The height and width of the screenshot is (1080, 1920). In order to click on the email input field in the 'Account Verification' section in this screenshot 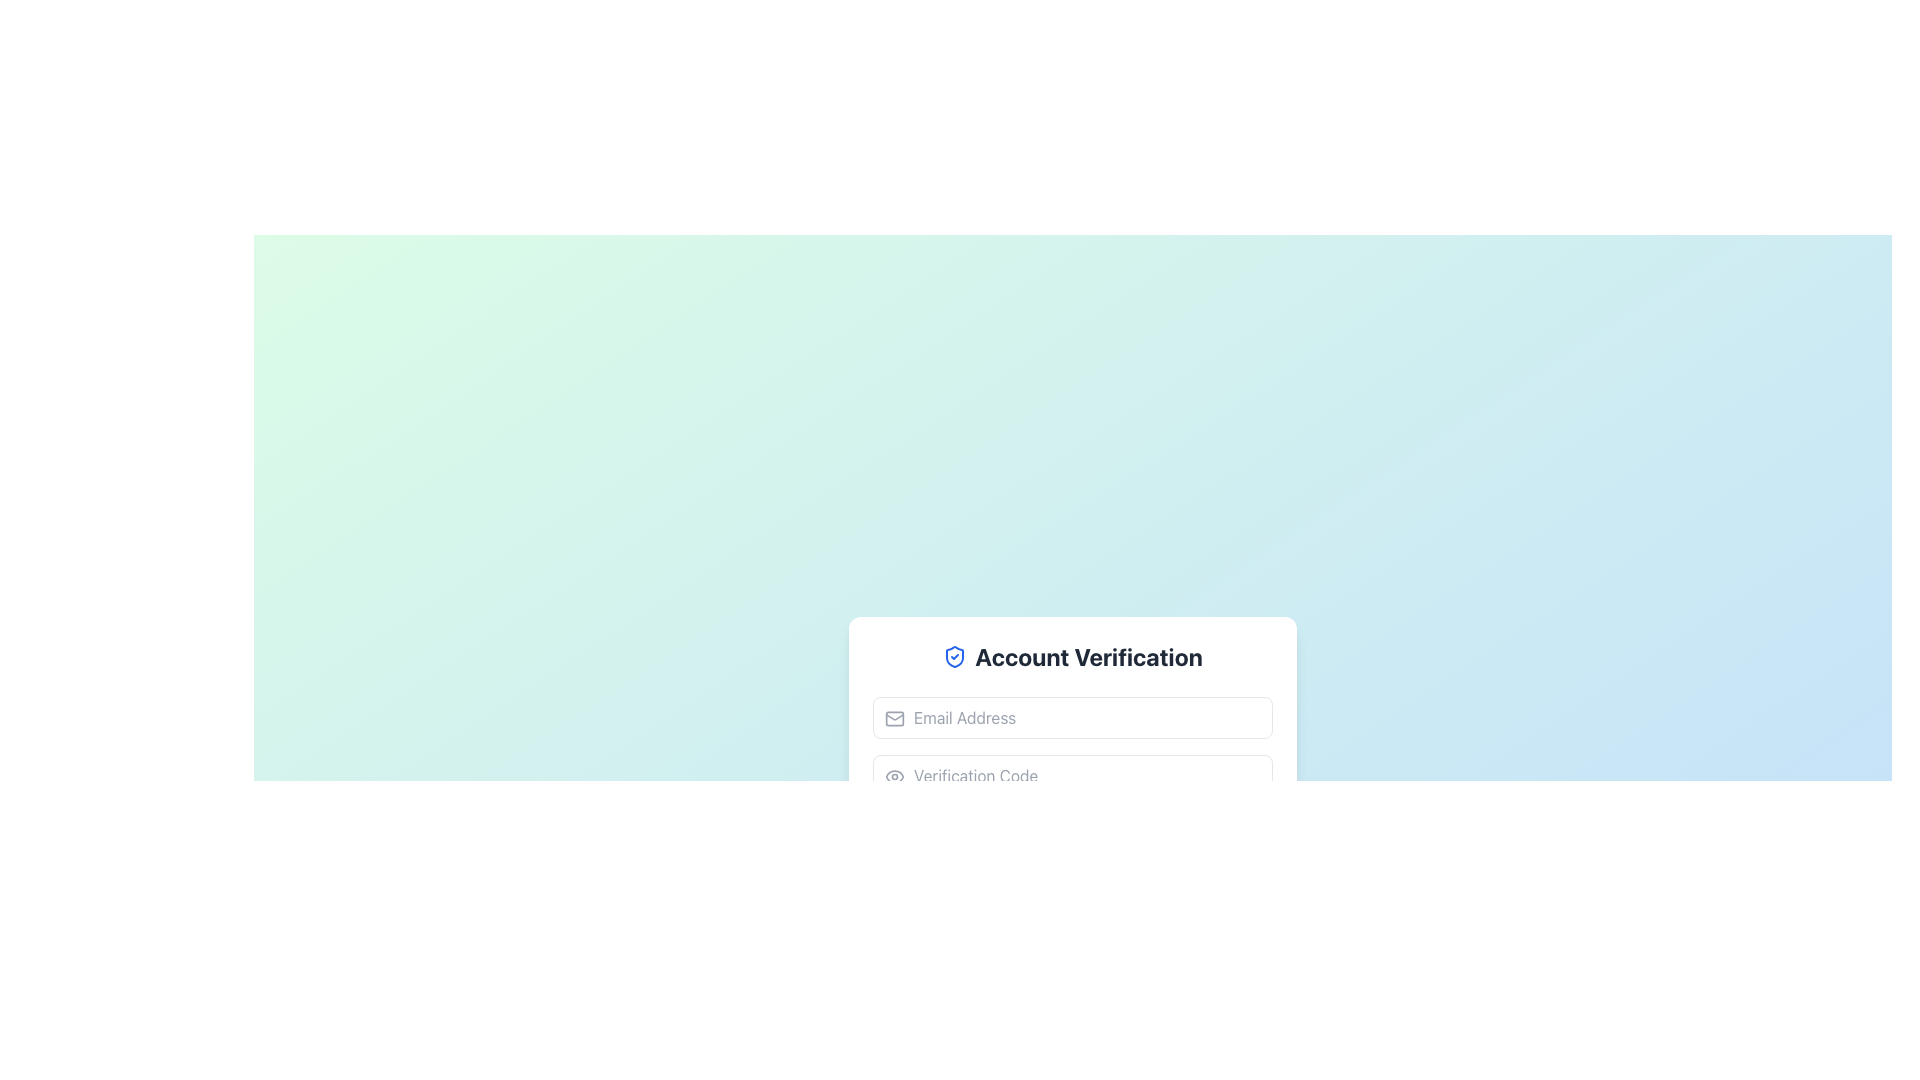, I will do `click(1072, 716)`.